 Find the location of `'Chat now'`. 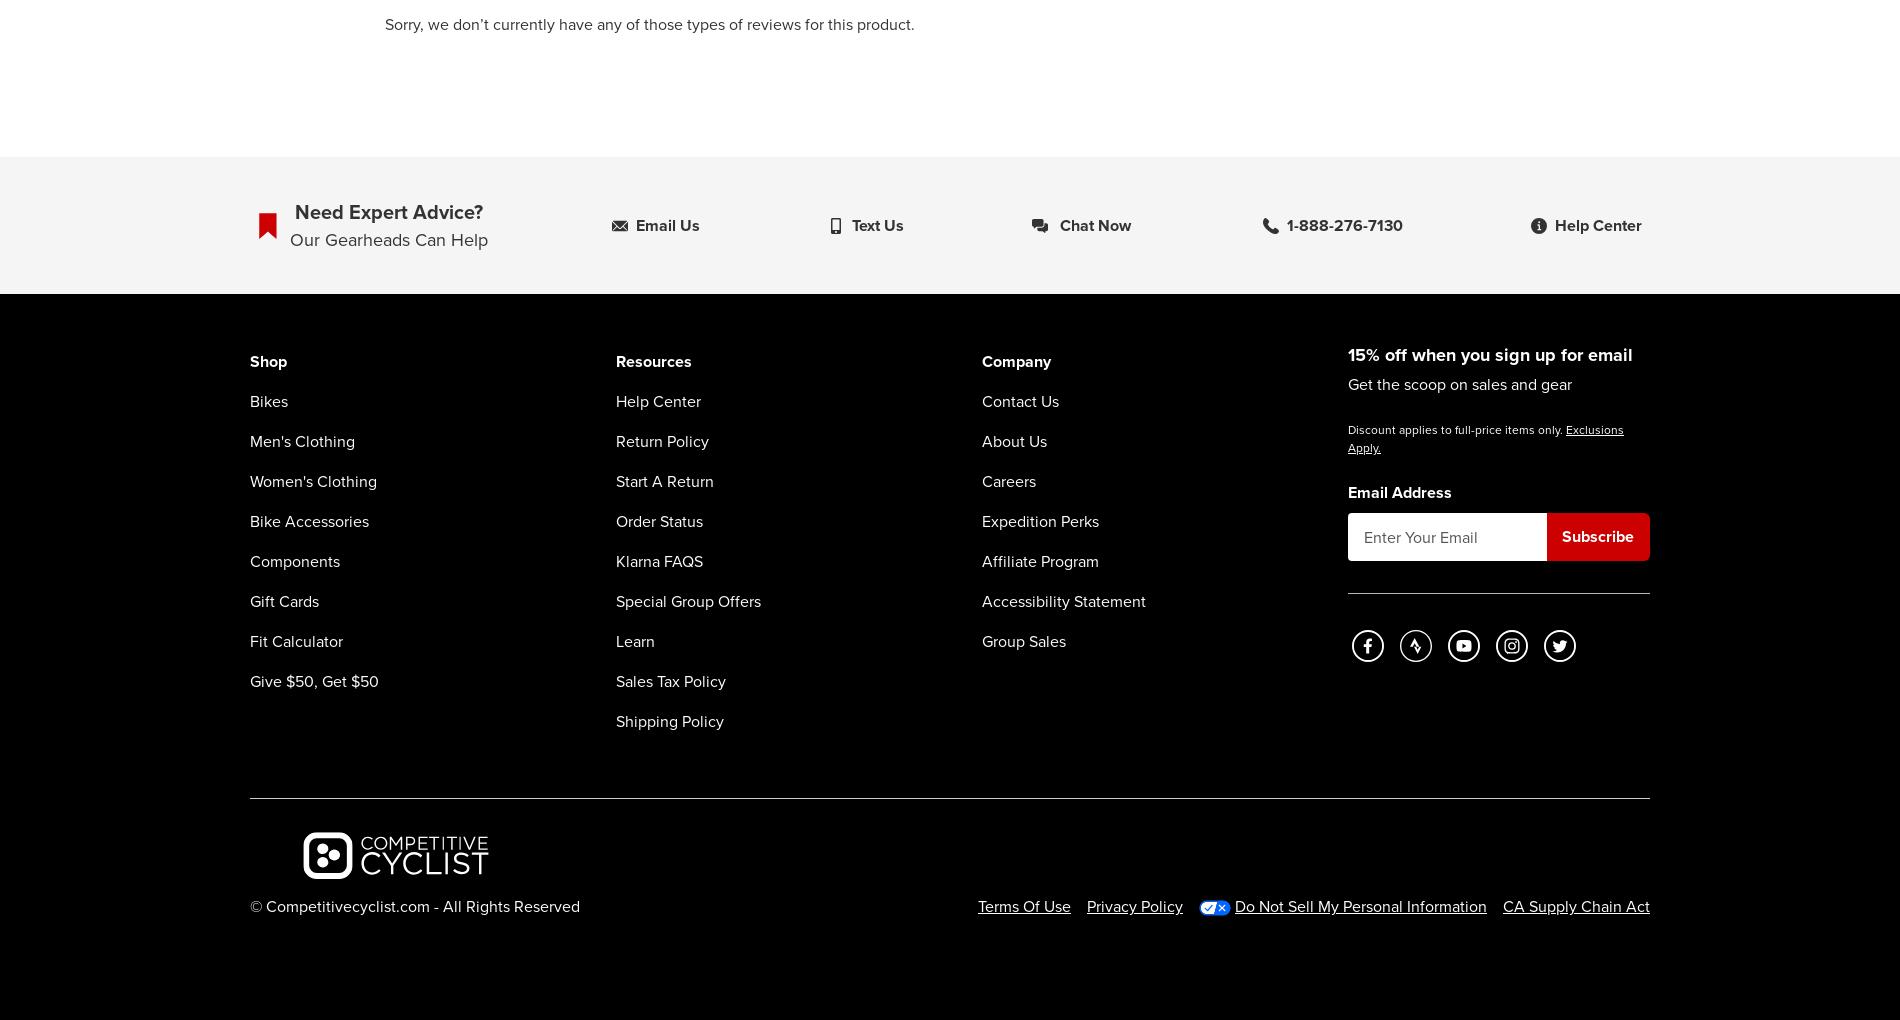

'Chat now' is located at coordinates (1060, 225).